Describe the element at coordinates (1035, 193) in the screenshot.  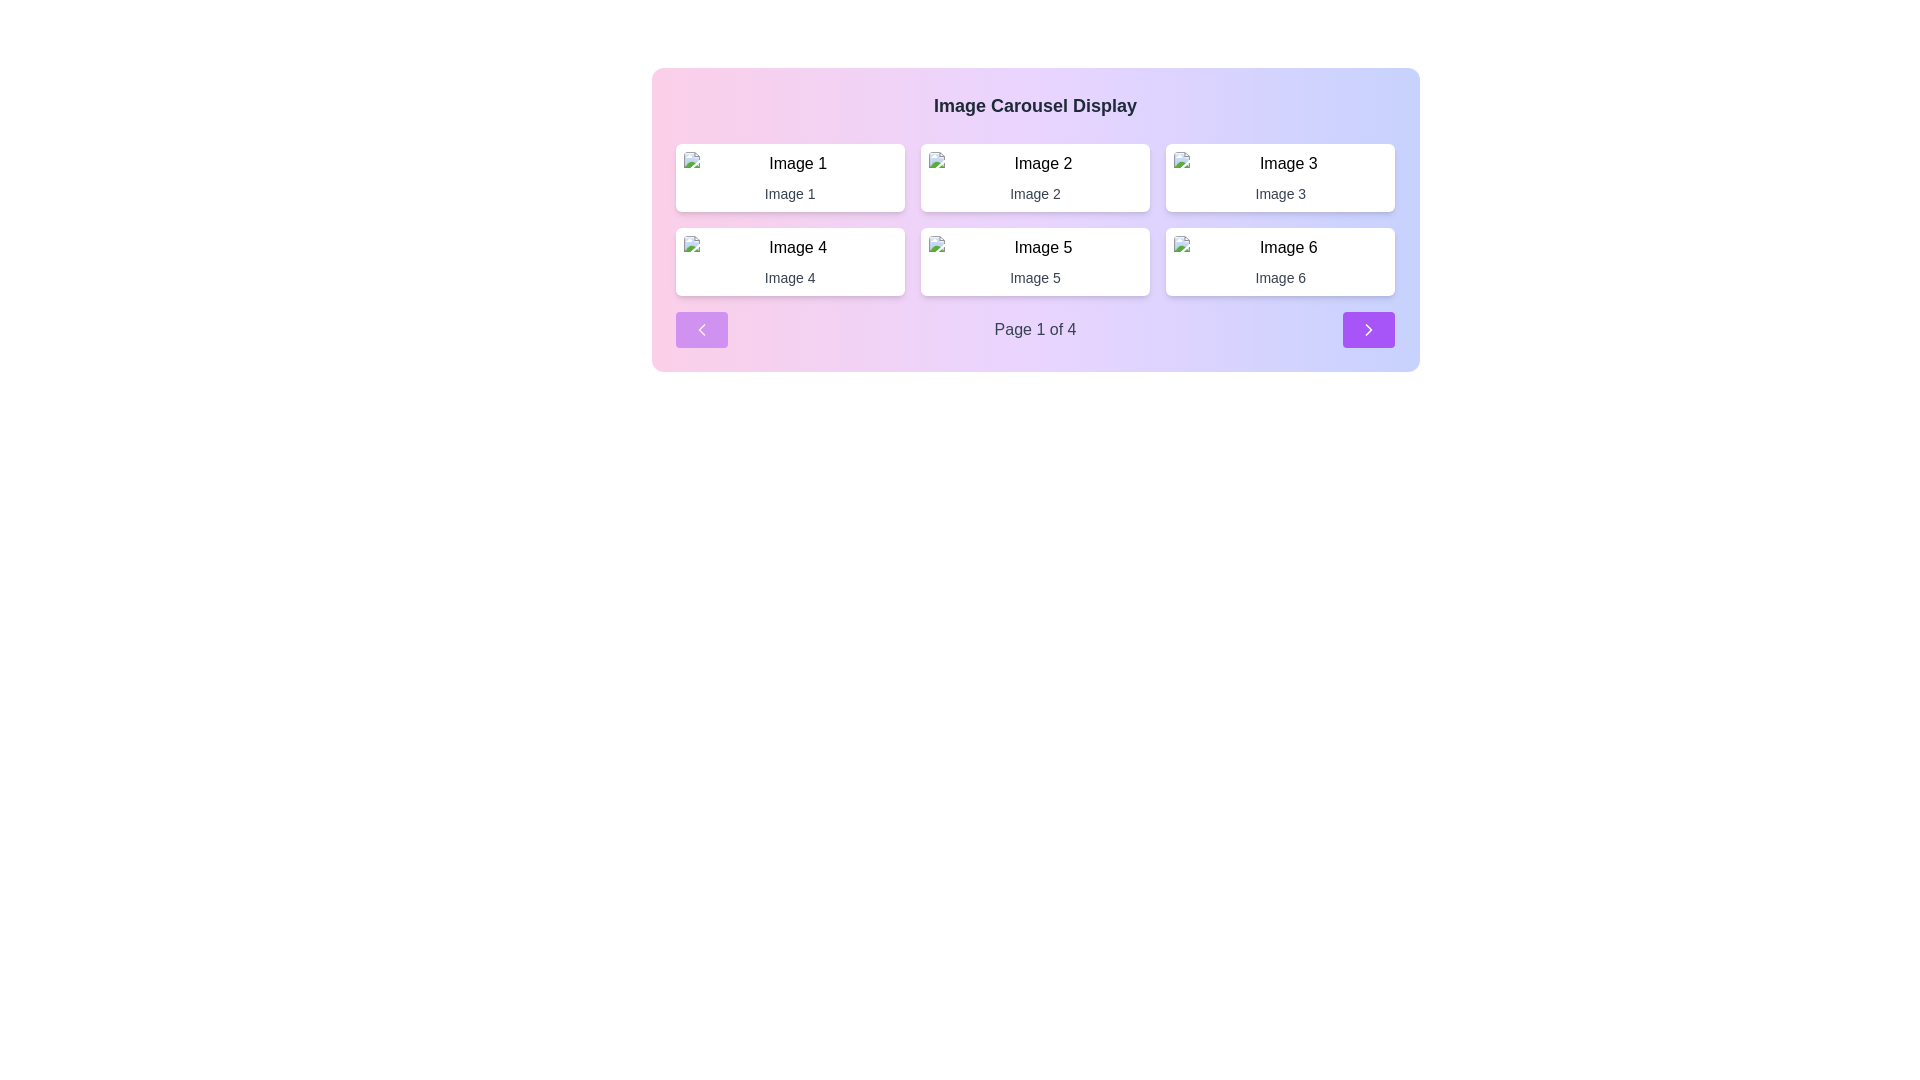
I see `the text label positioned directly below the placeholder image labeled 'Image 2', located in the second cell of the first row of the grid layout` at that location.